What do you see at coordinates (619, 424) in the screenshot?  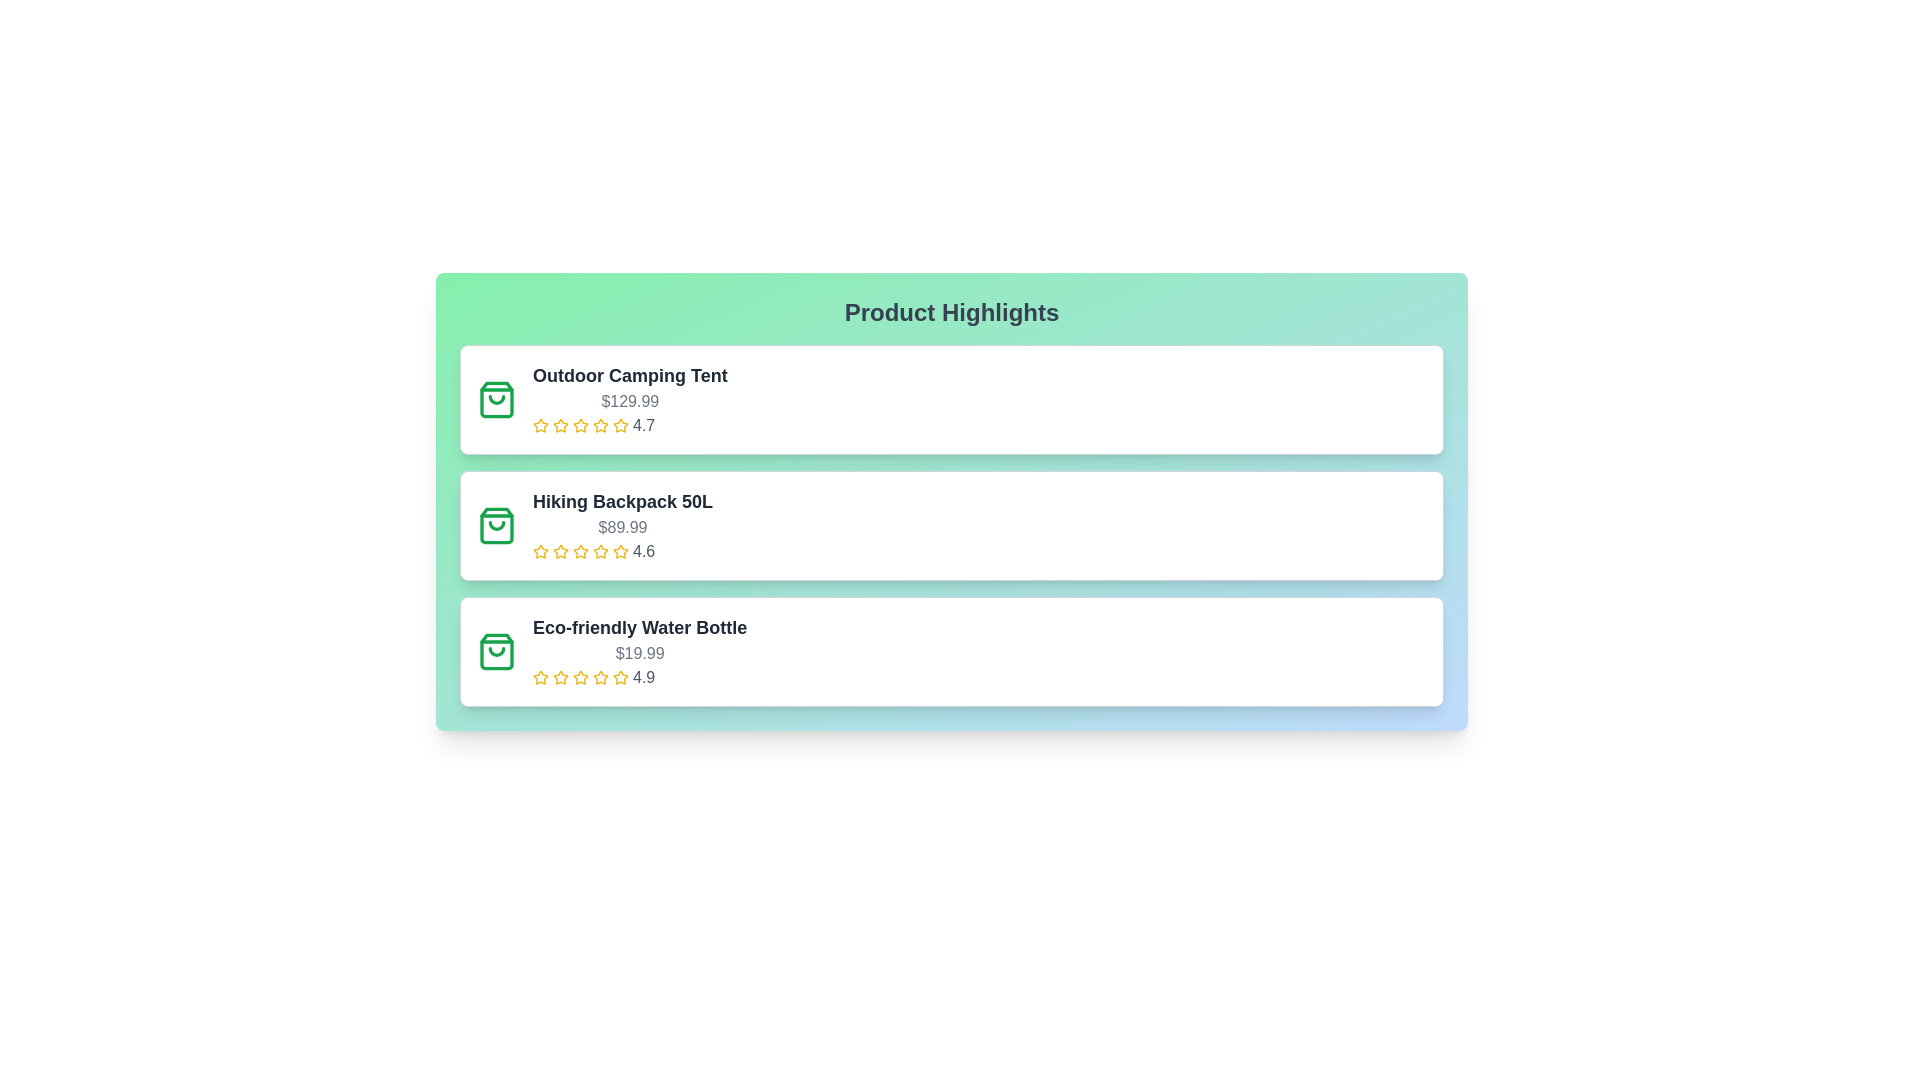 I see `the rating of the product to 5 stars by clicking on the corresponding star` at bounding box center [619, 424].